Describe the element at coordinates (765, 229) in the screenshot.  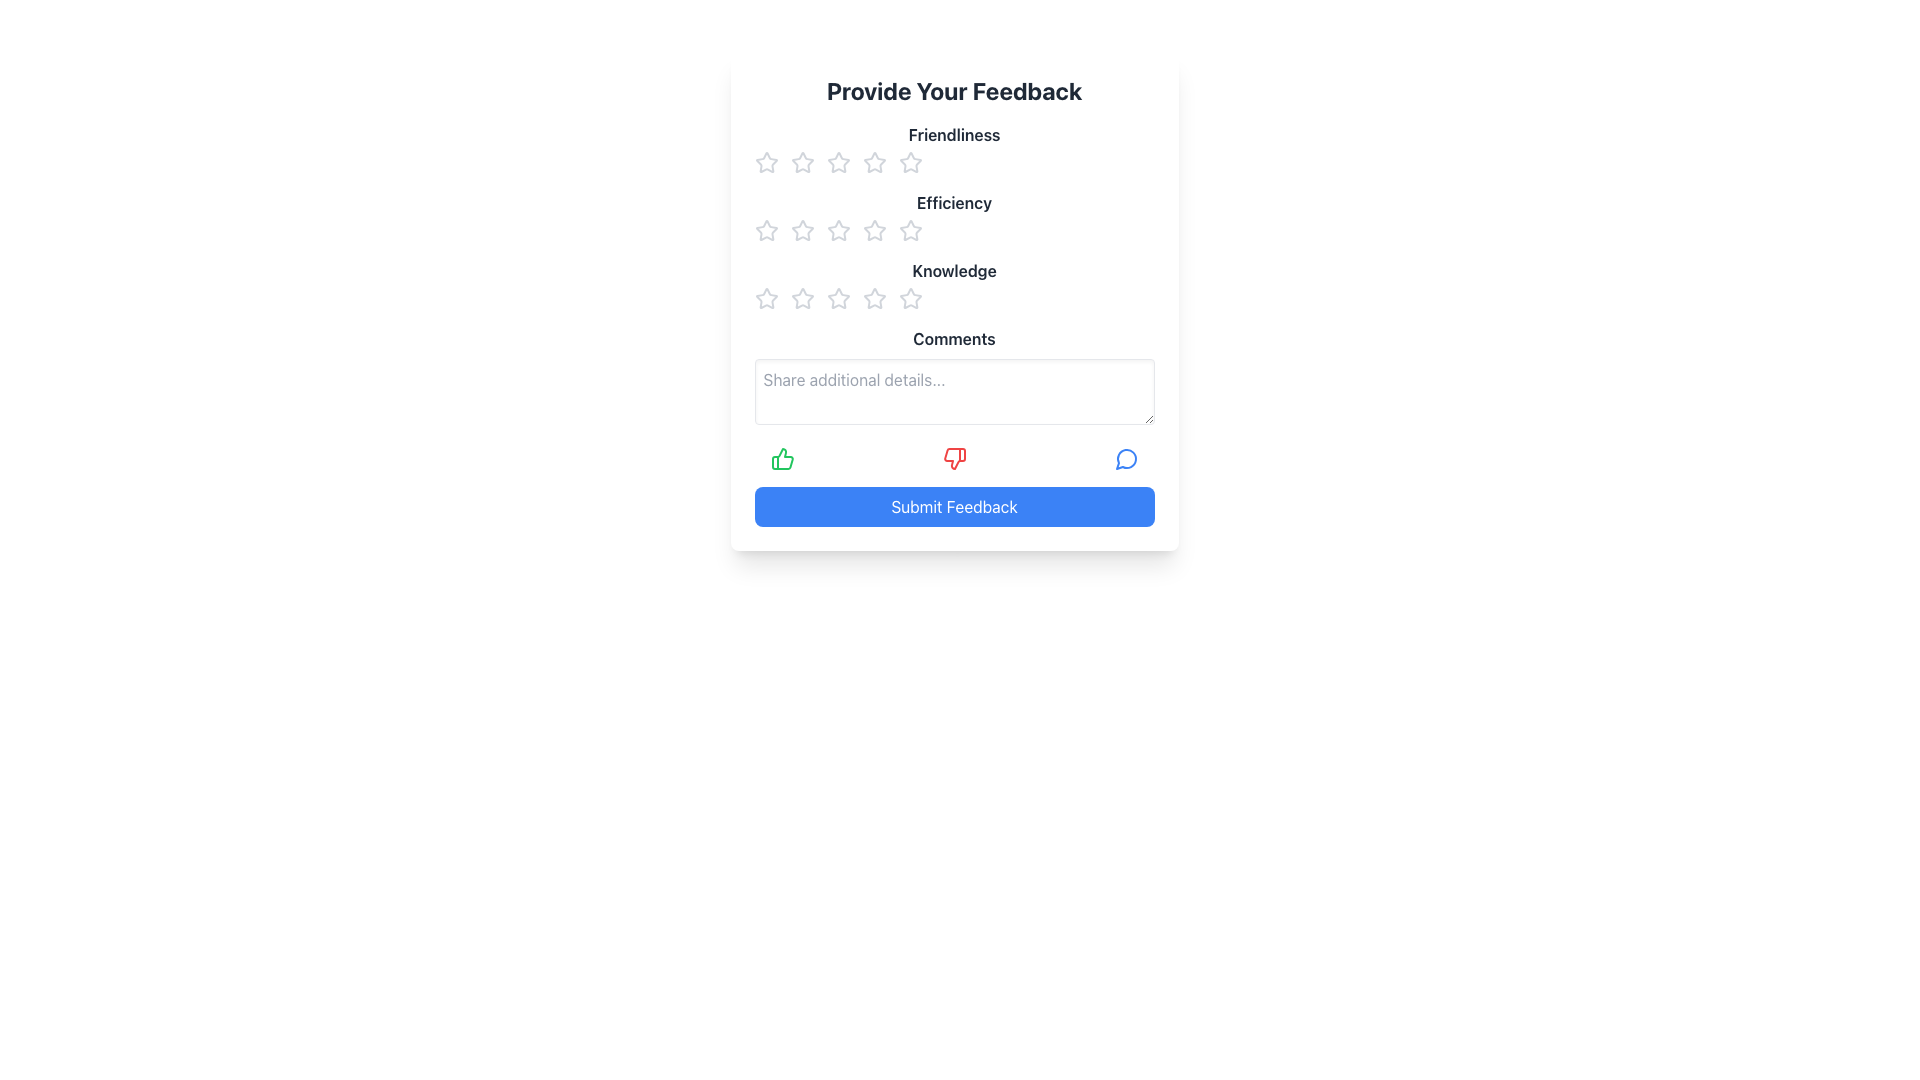
I see `the first gray star-shaped rating icon in the Efficiency section` at that location.